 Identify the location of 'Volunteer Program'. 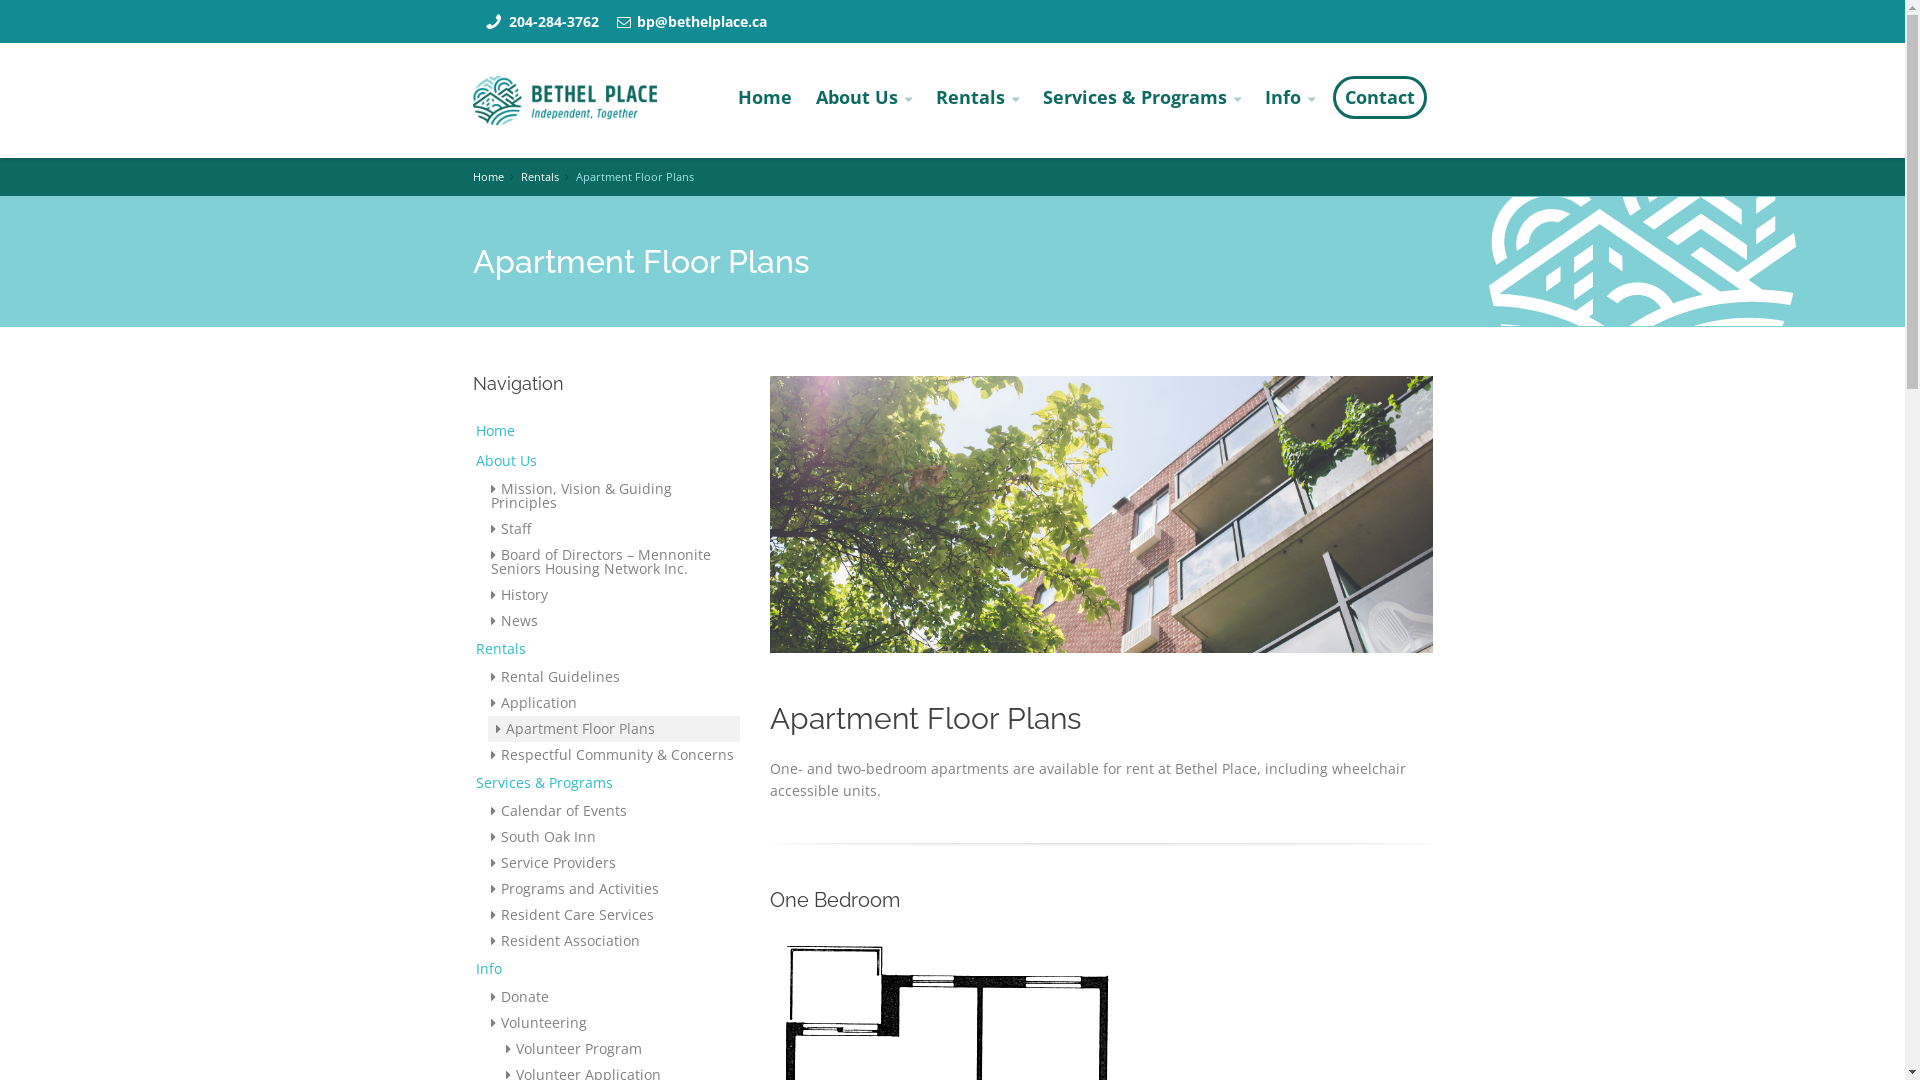
(619, 1048).